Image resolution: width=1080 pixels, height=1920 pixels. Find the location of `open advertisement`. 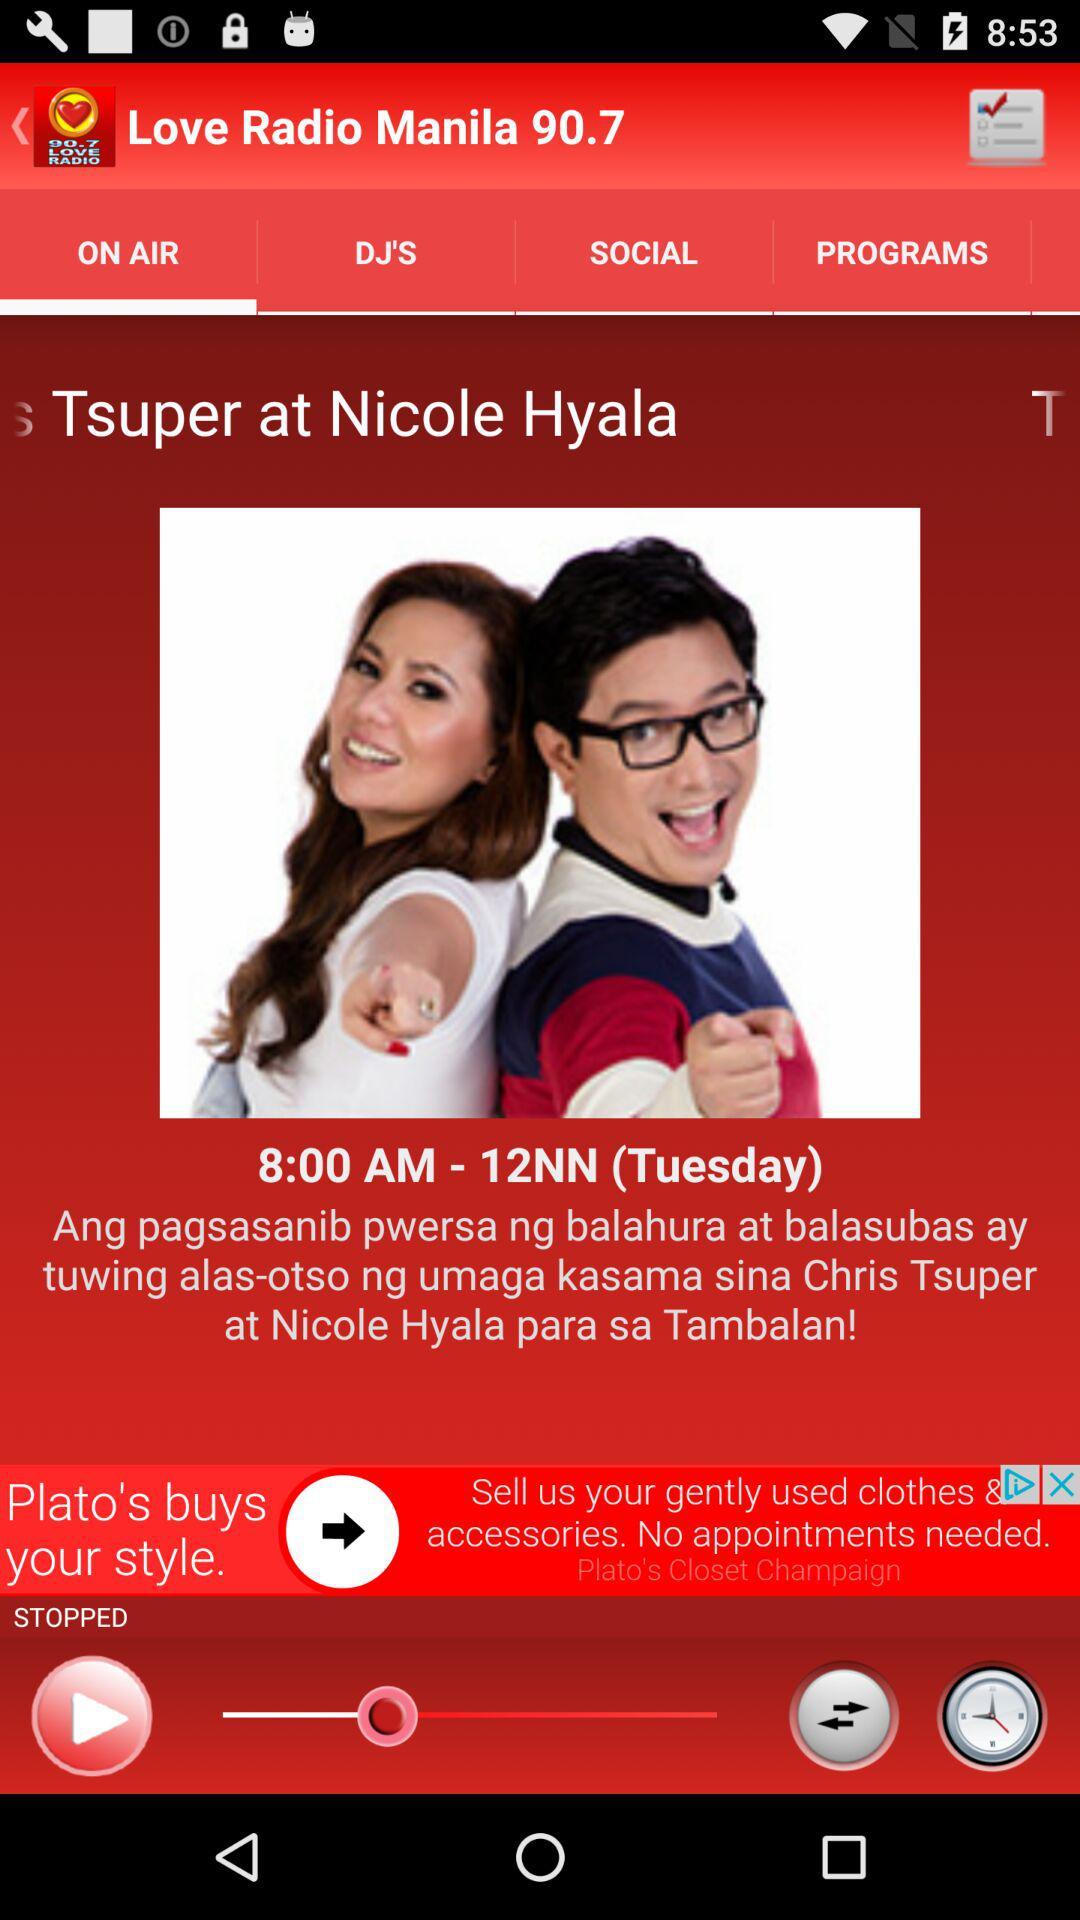

open advertisement is located at coordinates (540, 1529).